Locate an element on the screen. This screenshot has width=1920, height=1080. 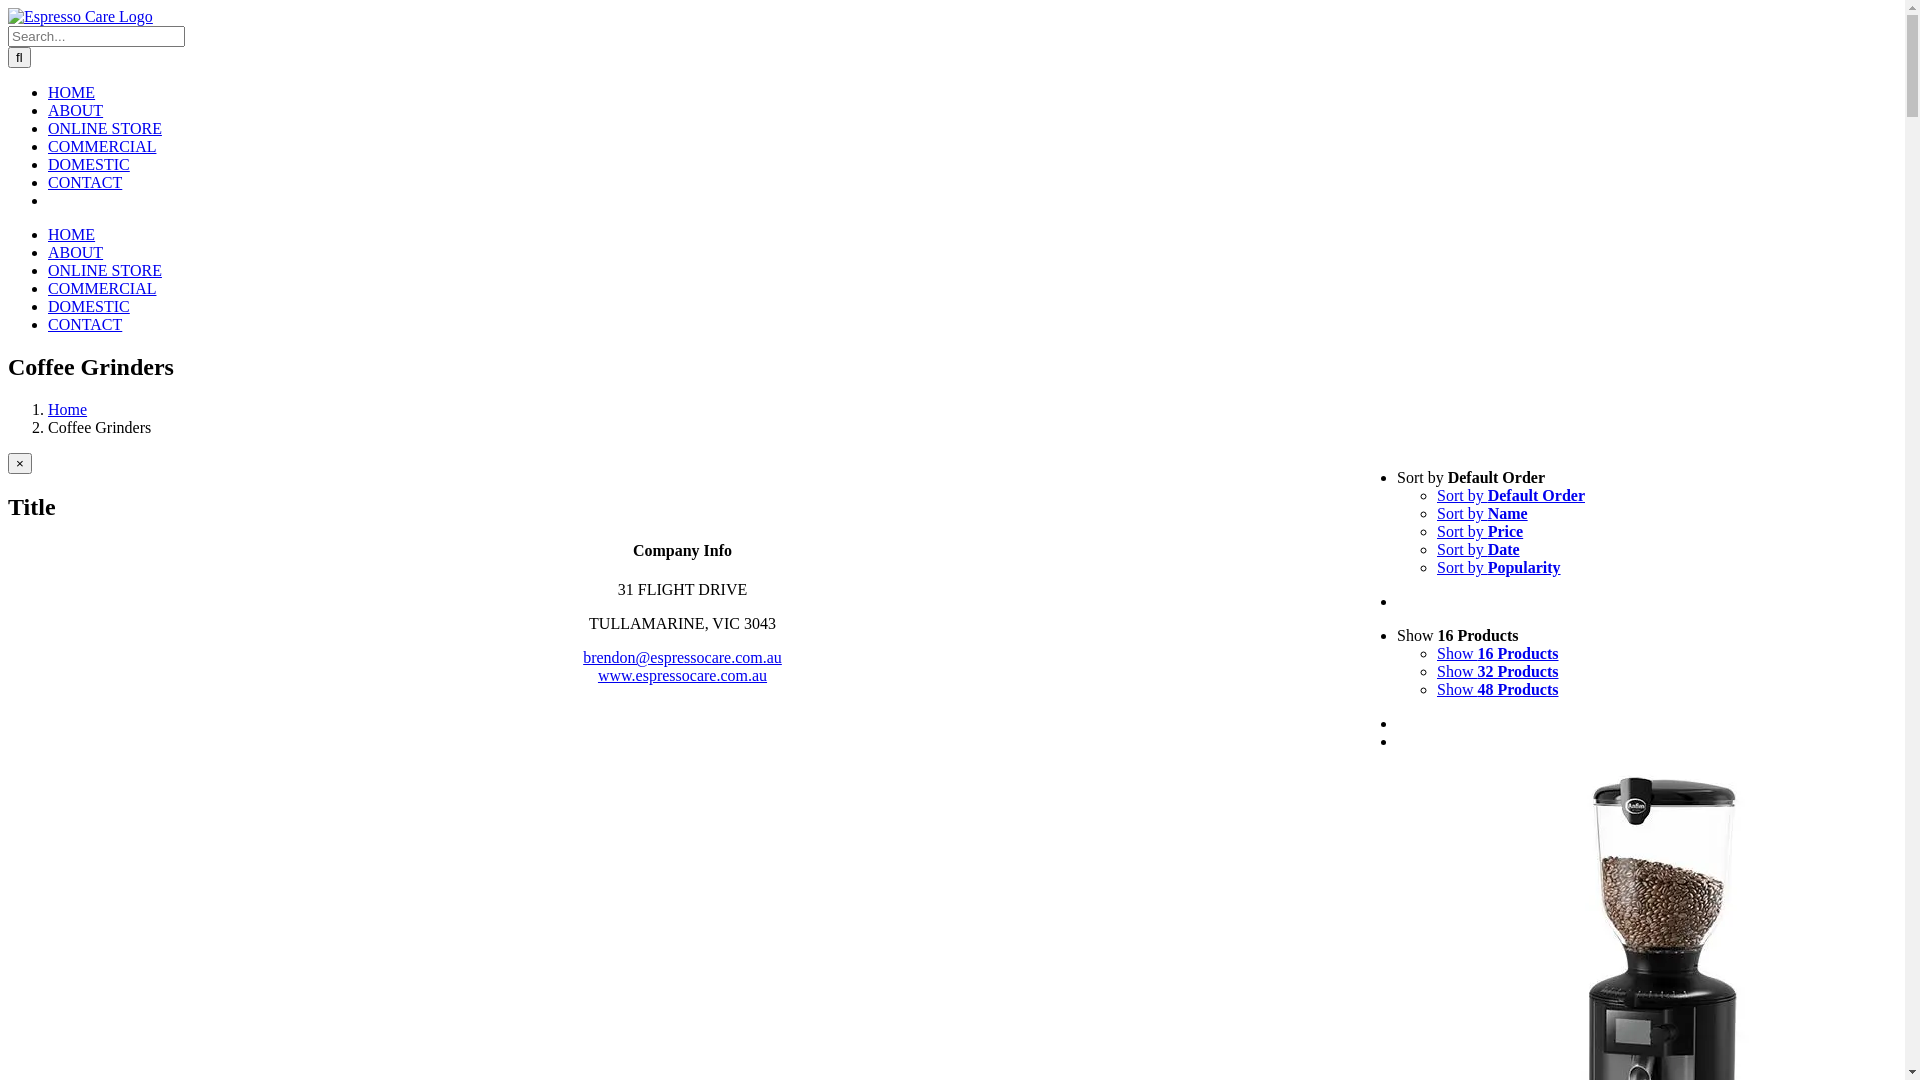
'HOME' is located at coordinates (48, 233).